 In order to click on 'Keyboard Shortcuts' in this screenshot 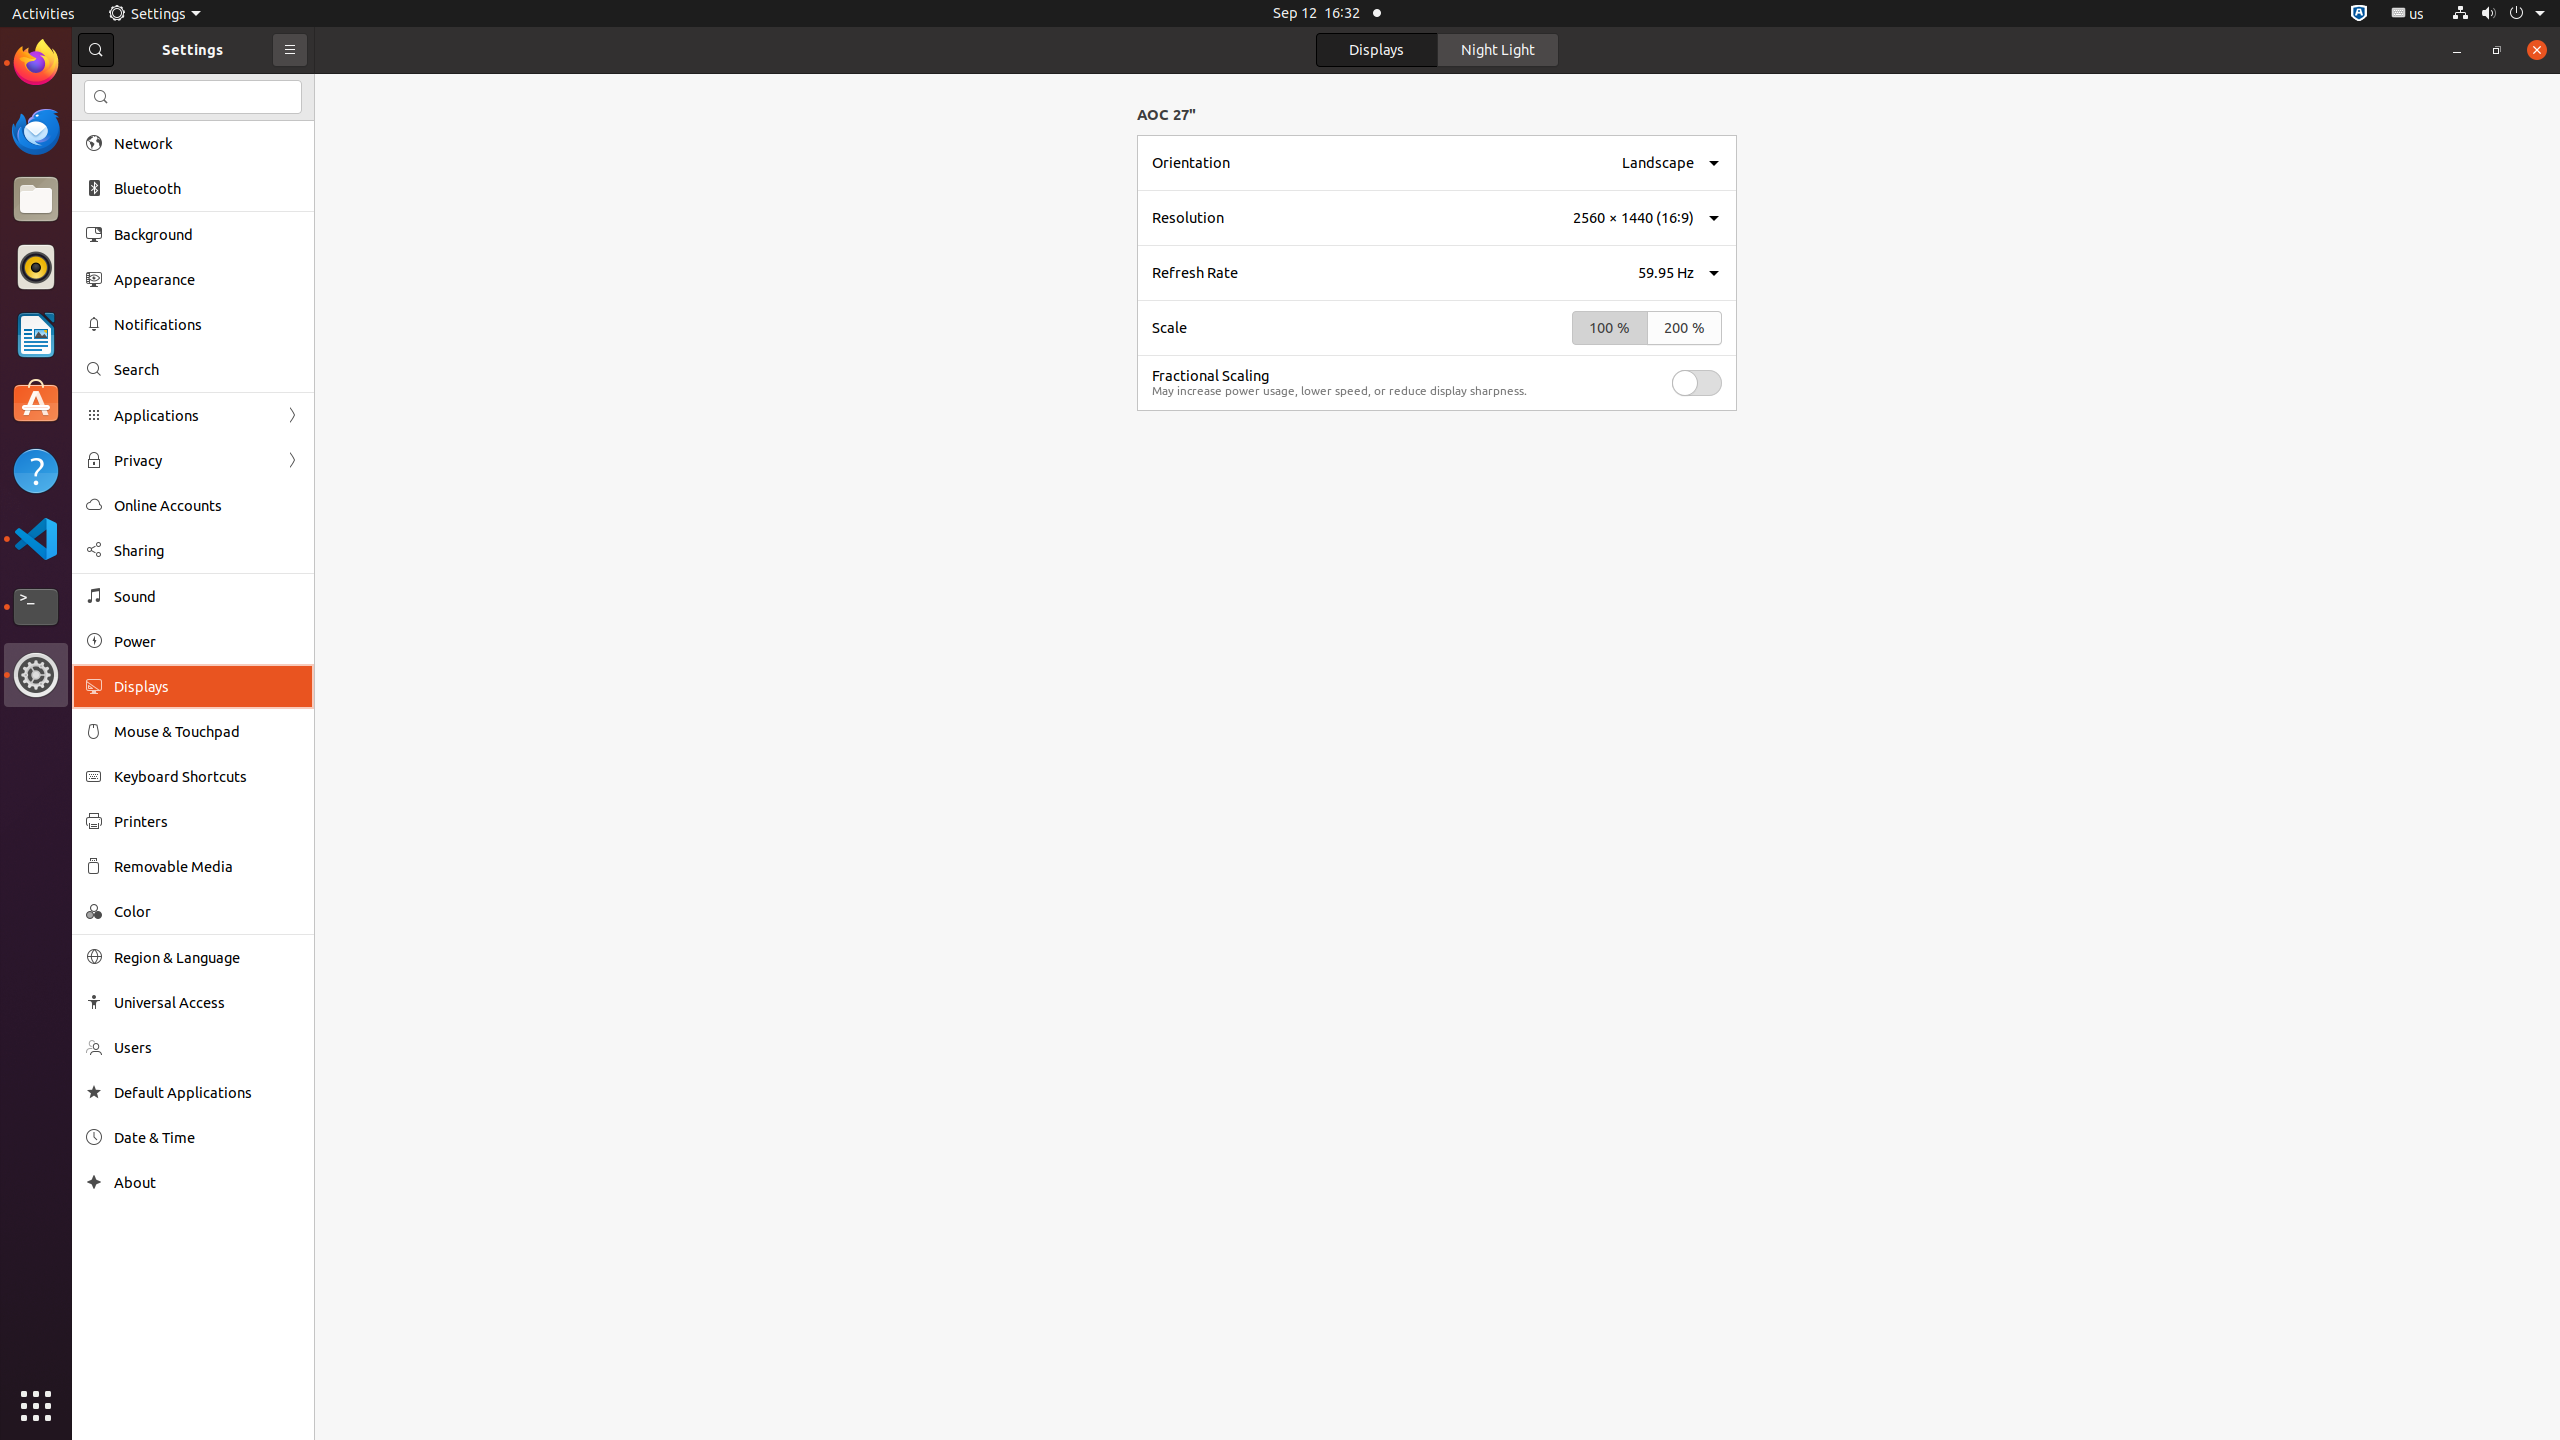, I will do `click(207, 775)`.